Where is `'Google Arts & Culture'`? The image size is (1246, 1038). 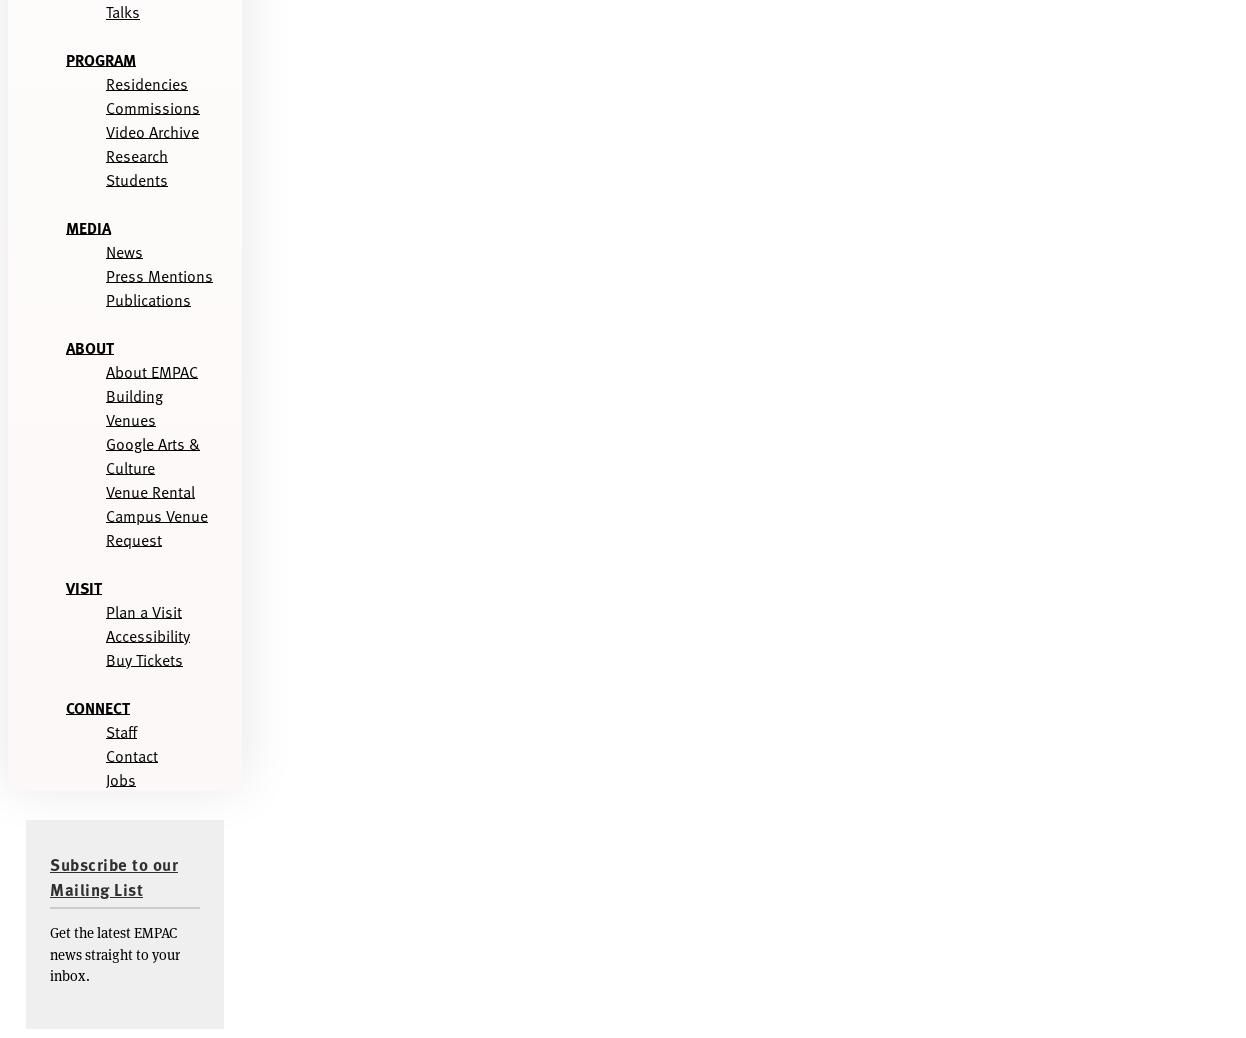
'Google Arts & Culture' is located at coordinates (153, 454).